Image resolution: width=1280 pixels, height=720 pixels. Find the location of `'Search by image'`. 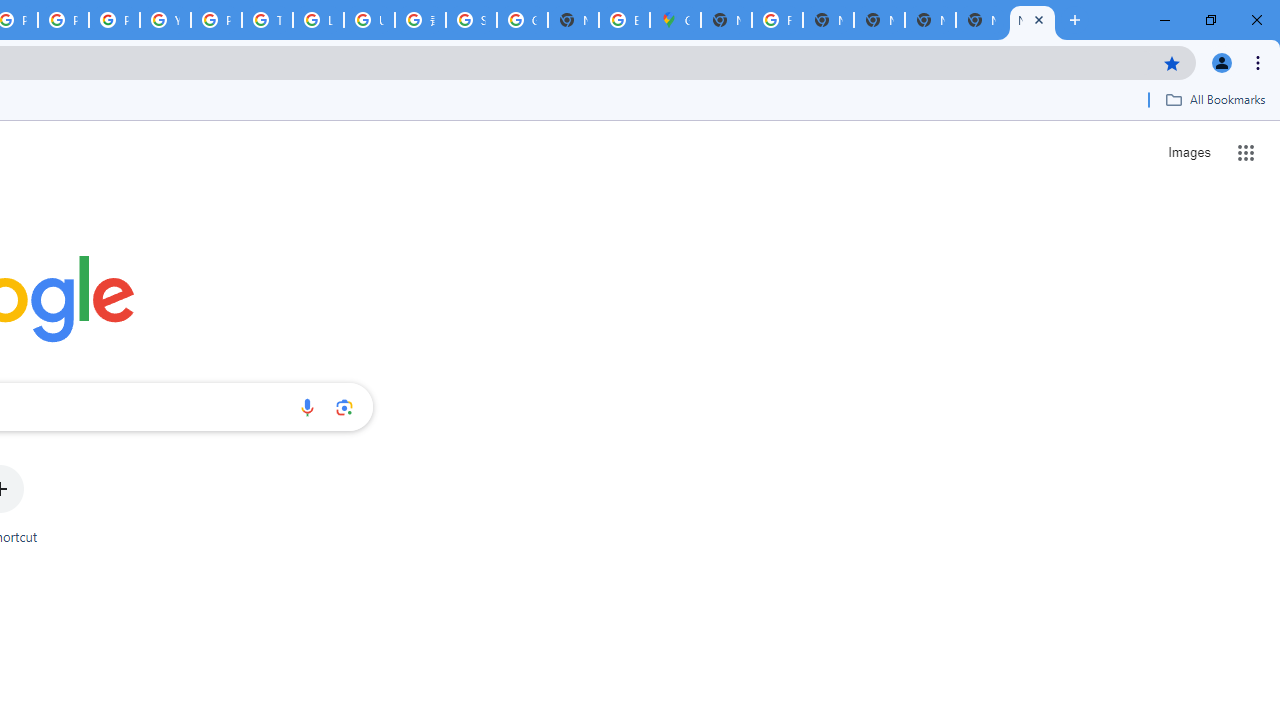

'Search by image' is located at coordinates (344, 406).